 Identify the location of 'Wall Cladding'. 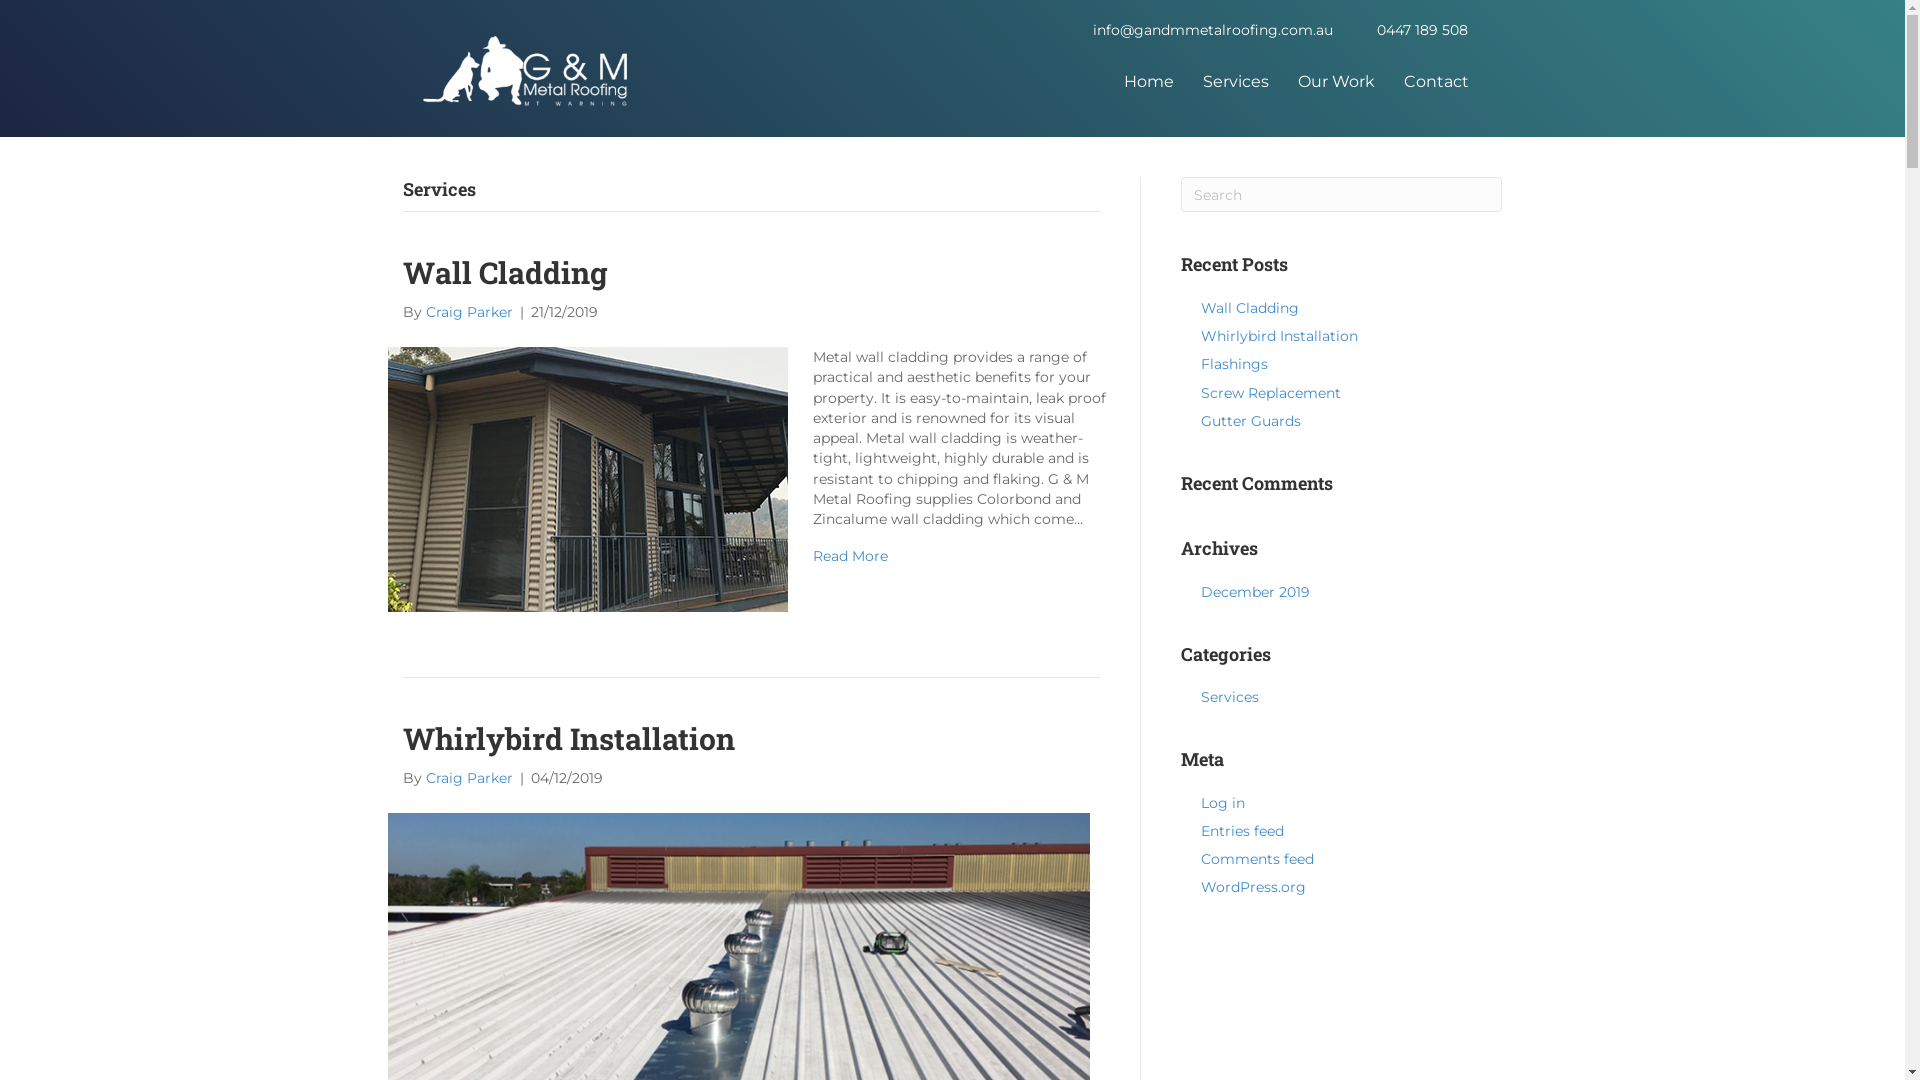
(587, 478).